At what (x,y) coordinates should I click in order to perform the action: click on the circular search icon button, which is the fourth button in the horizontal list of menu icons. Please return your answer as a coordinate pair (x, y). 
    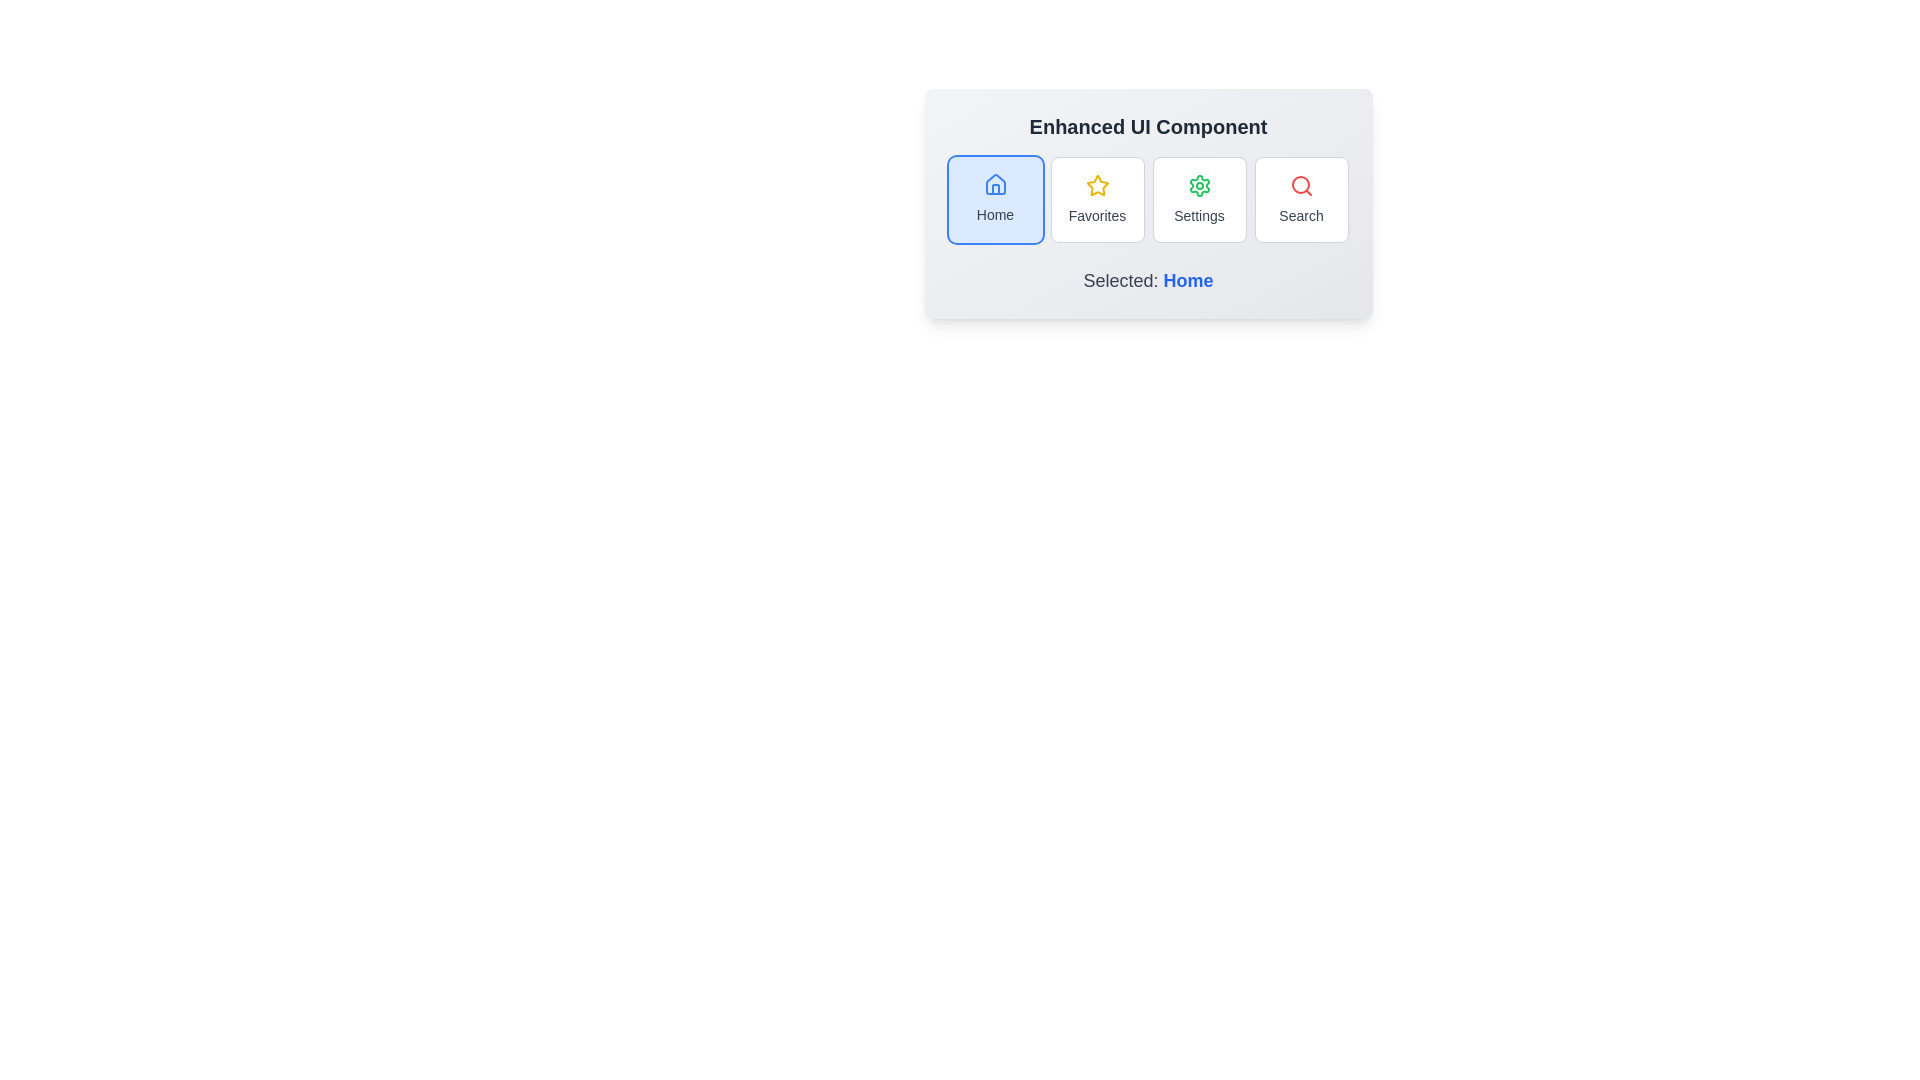
    Looking at the image, I should click on (1300, 185).